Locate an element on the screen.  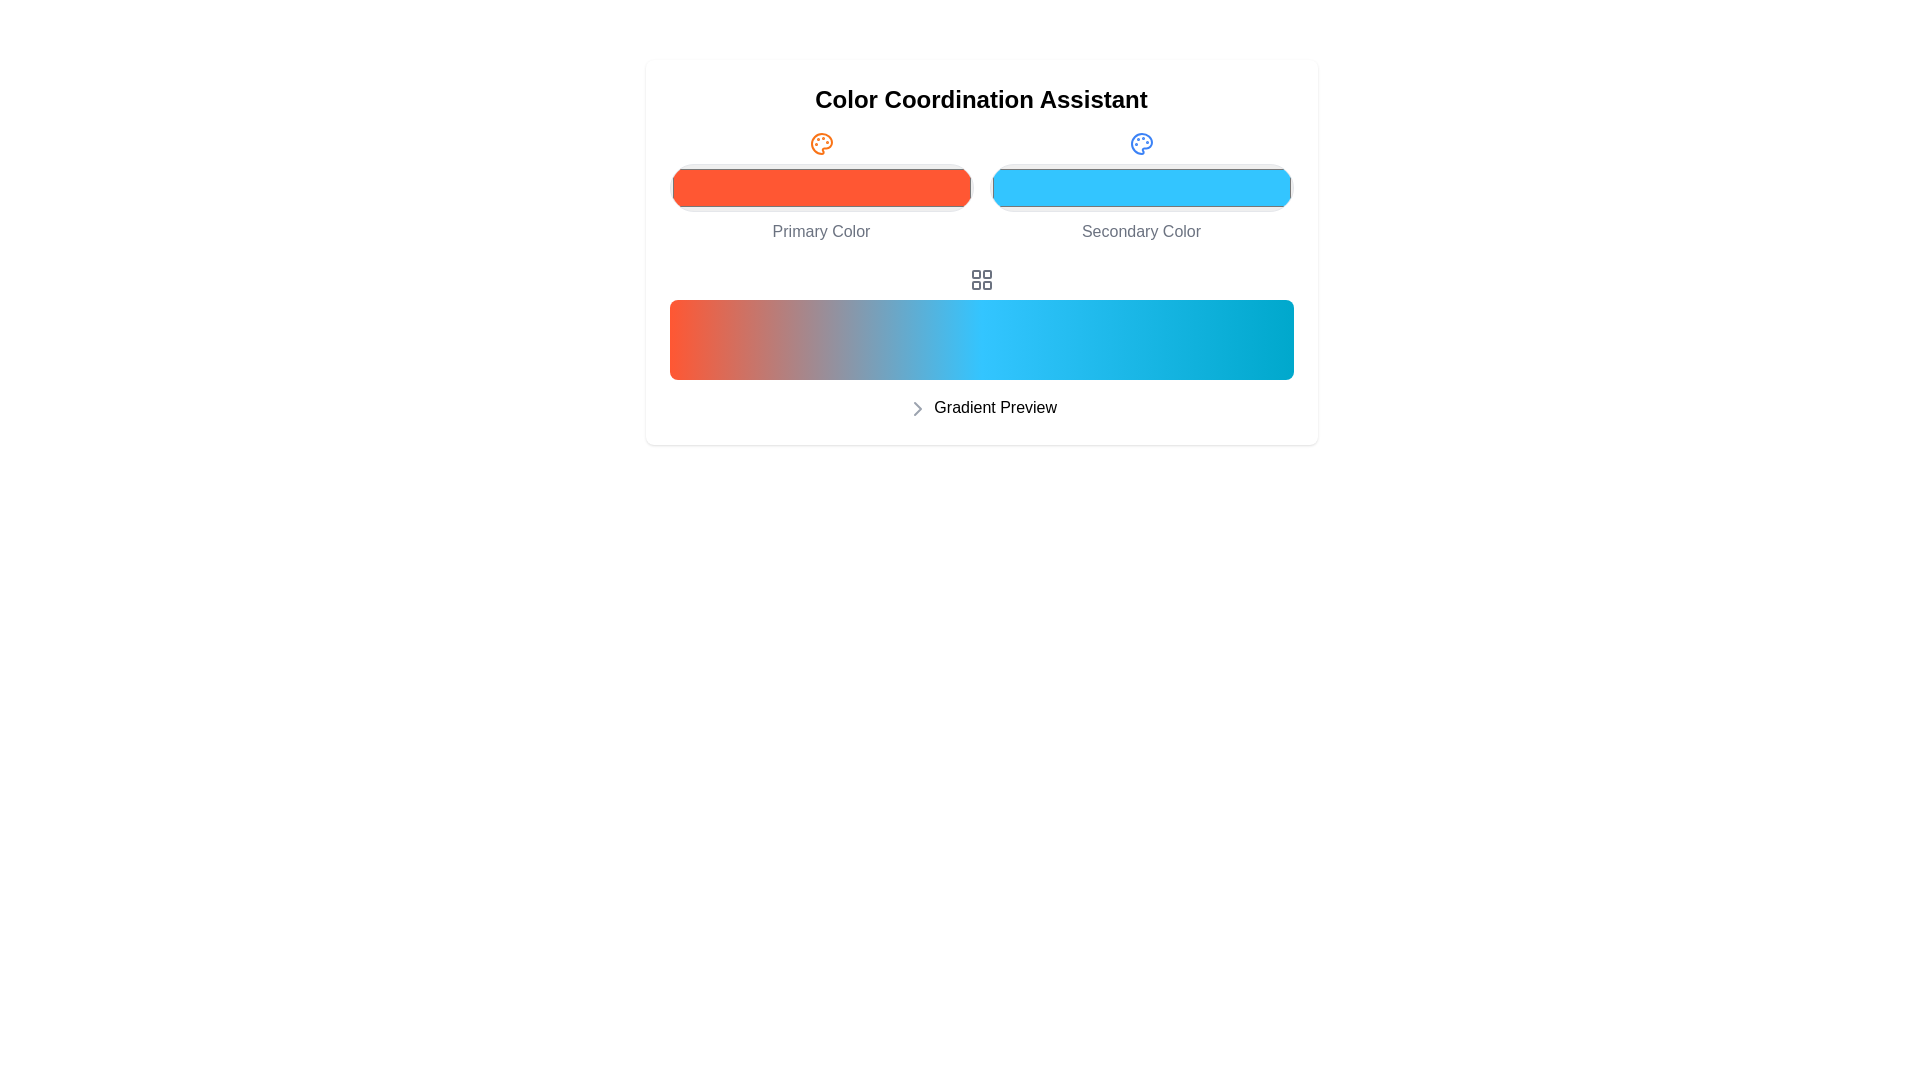
the bright red-orange Color selection button located in the 'Primary Color' section, which is situated below the palette icon and above the 'Primary Color' label is located at coordinates (821, 188).